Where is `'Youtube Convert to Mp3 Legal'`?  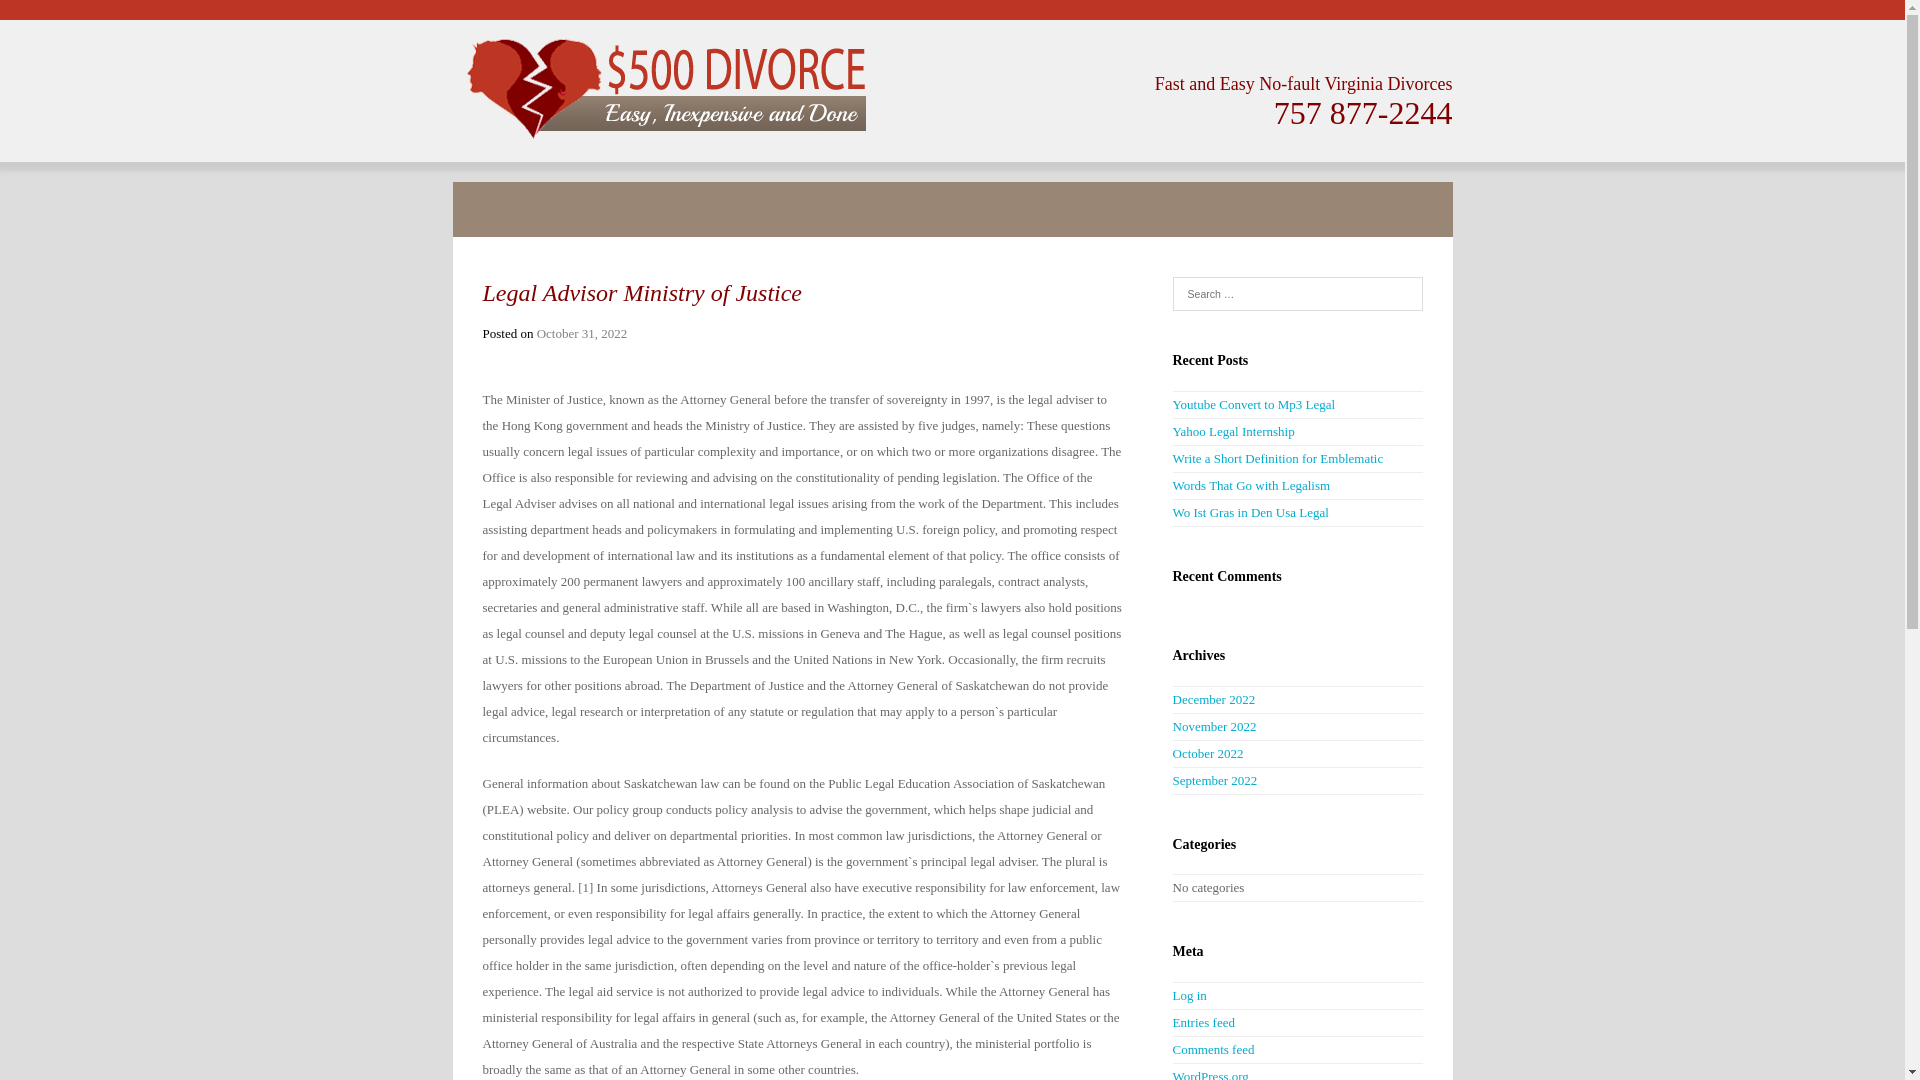
'Youtube Convert to Mp3 Legal' is located at coordinates (1252, 404).